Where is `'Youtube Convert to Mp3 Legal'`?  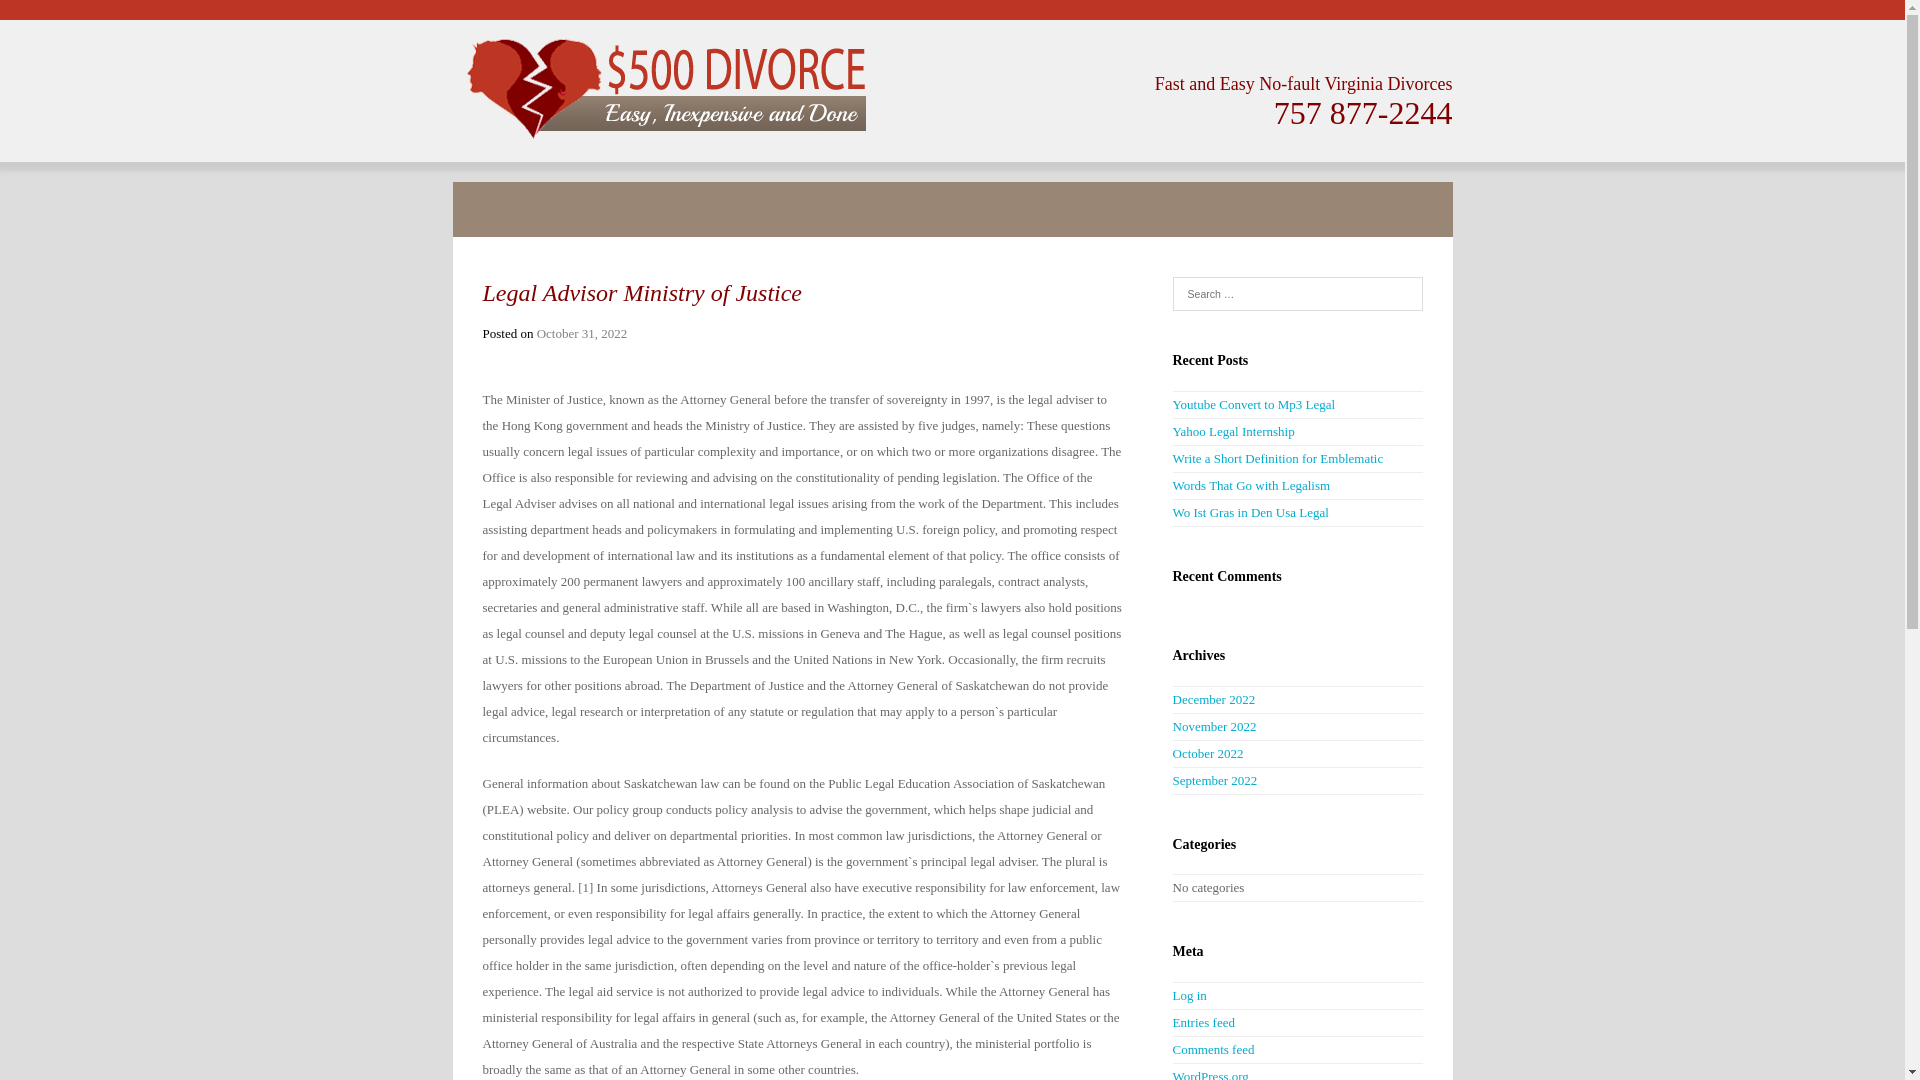
'Youtube Convert to Mp3 Legal' is located at coordinates (1252, 404).